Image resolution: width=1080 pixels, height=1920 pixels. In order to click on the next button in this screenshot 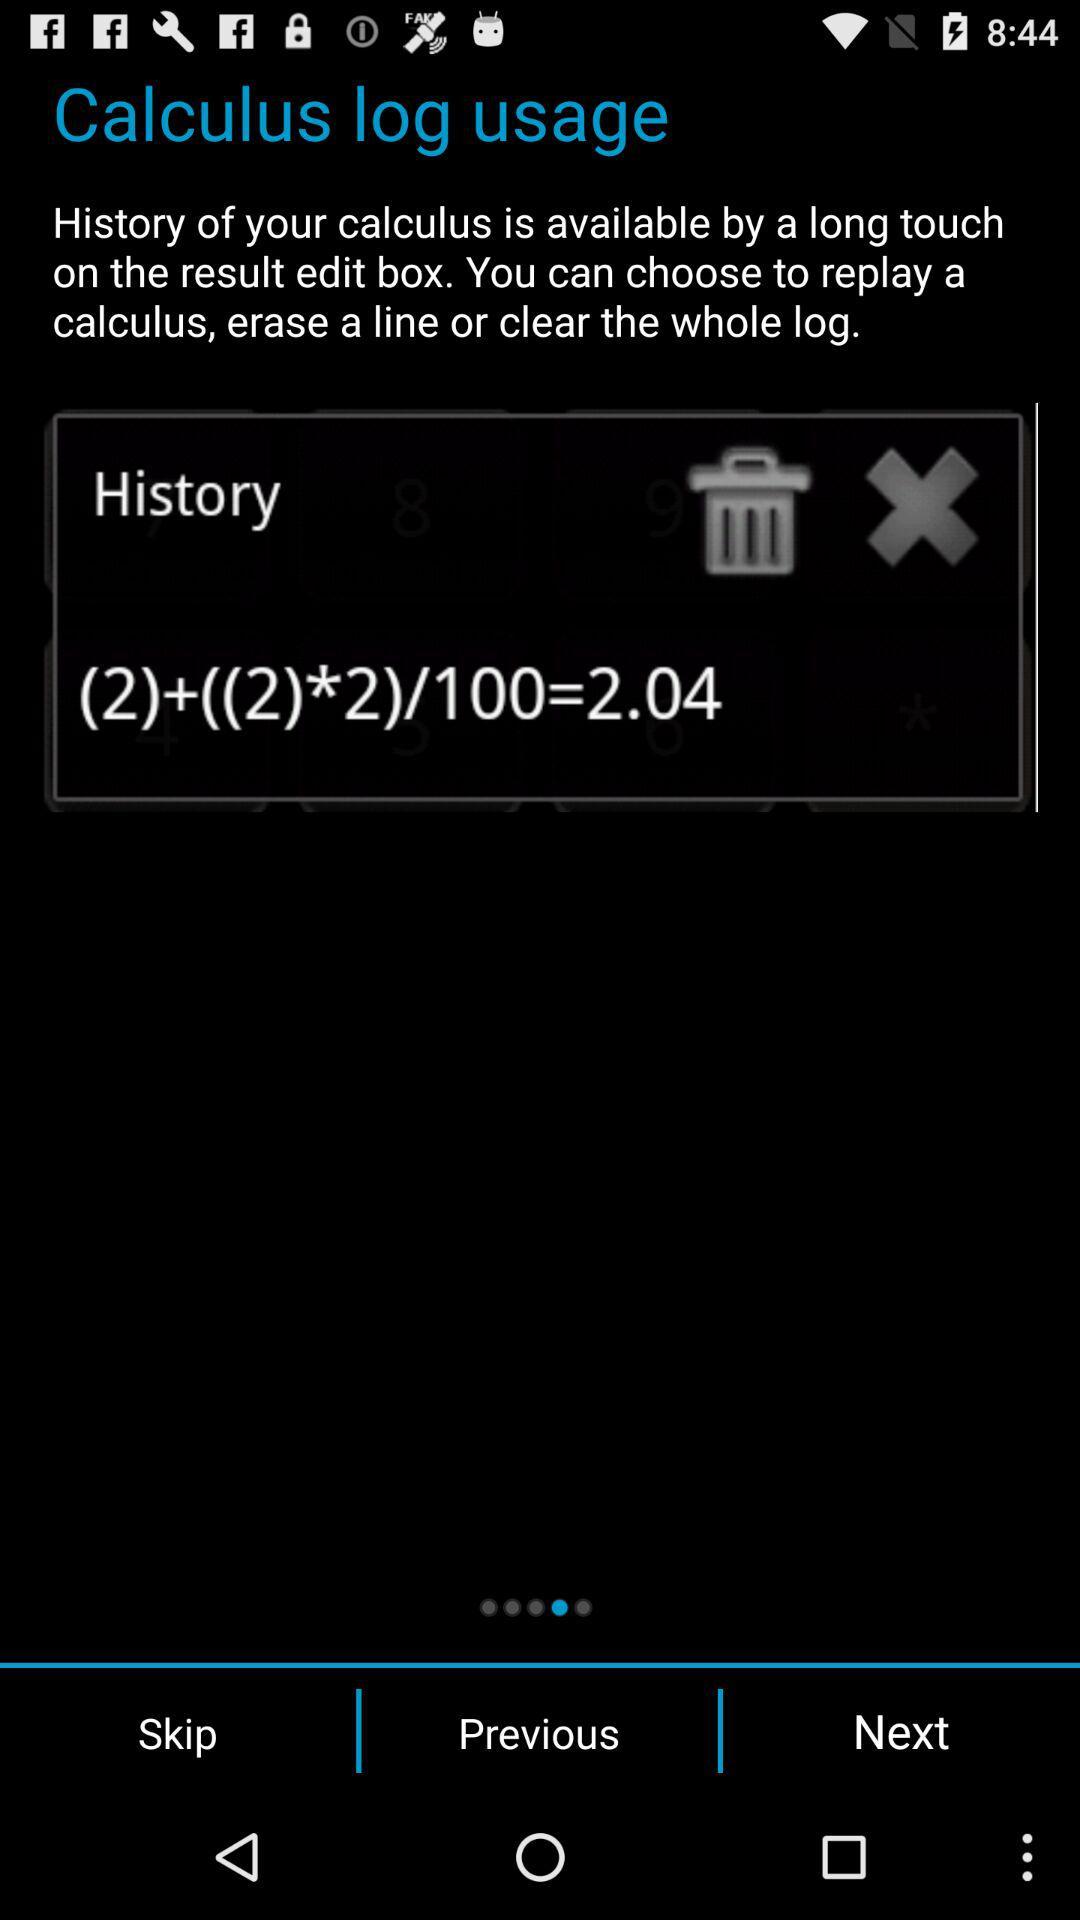, I will do `click(901, 1730)`.